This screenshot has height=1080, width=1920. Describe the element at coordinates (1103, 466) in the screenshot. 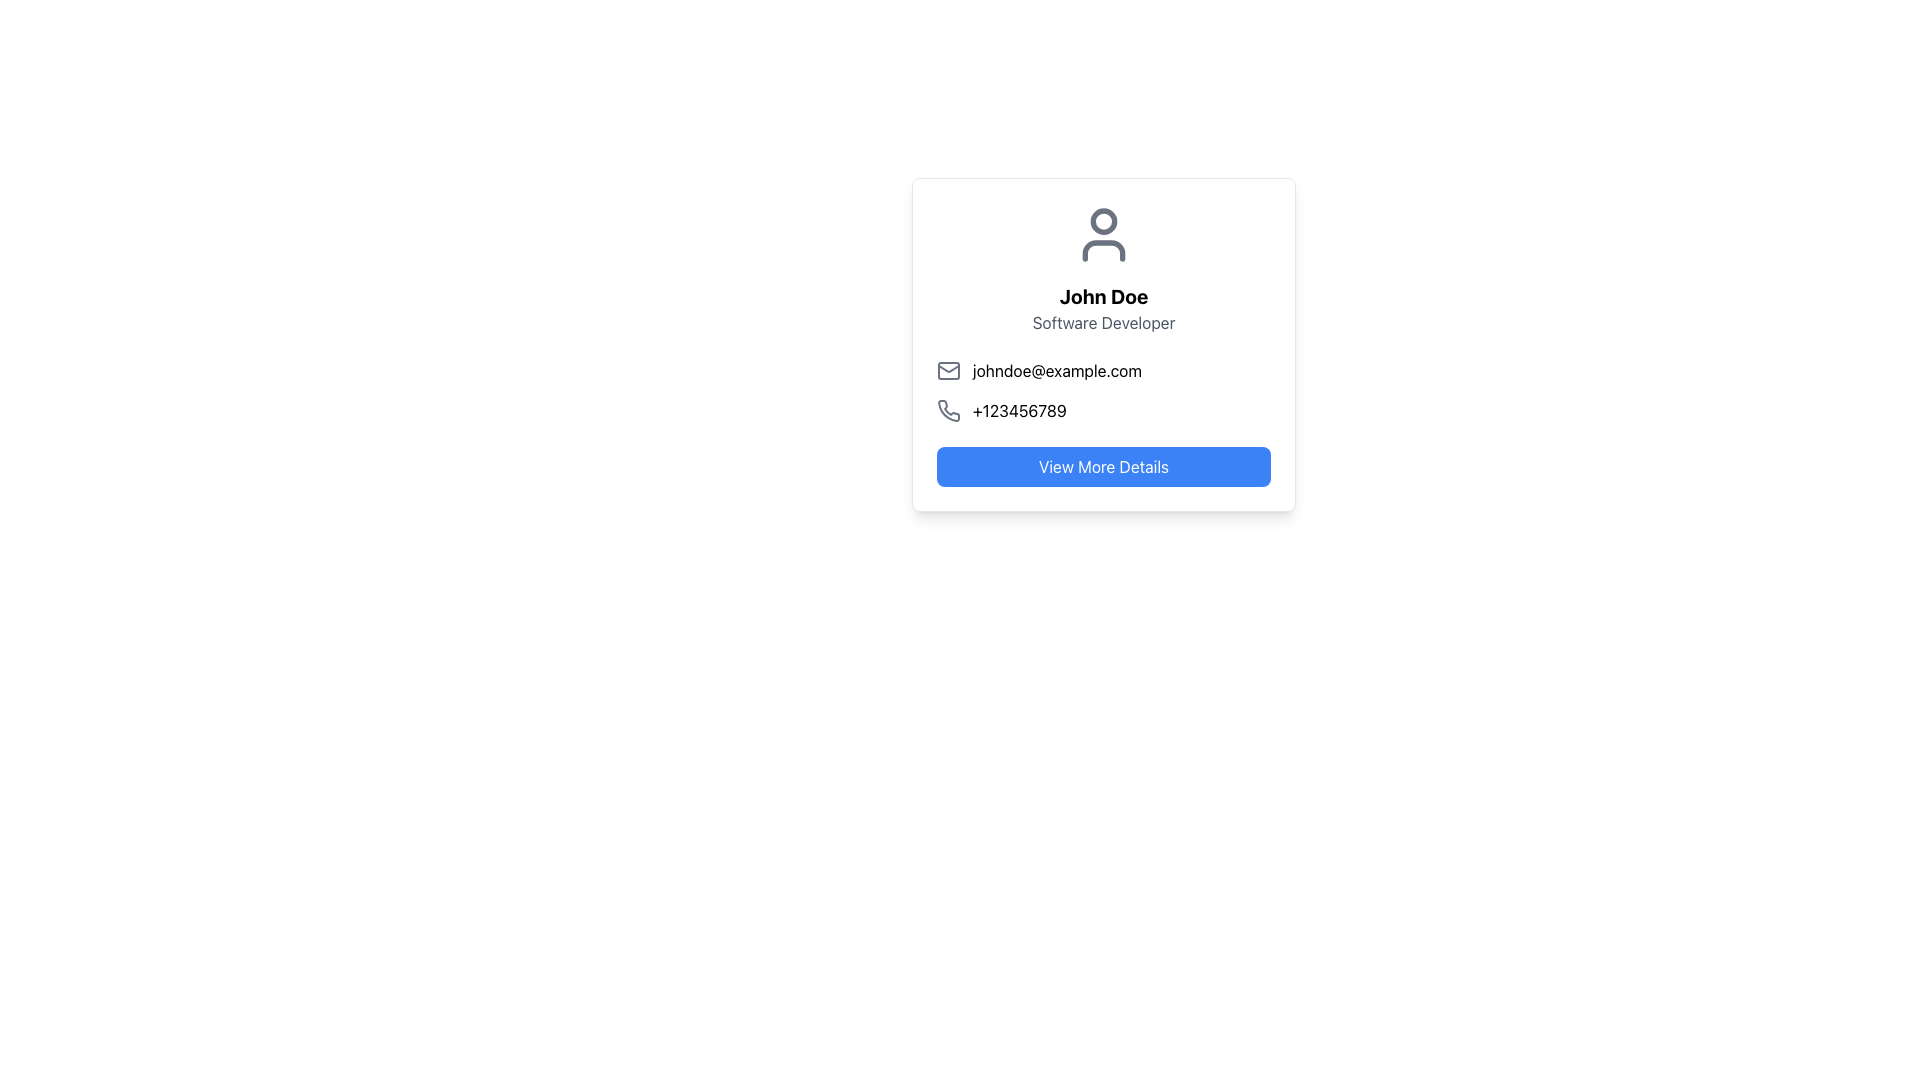

I see `the call-to-action button located at the bottom of the card displaying information about 'John Doe'` at that location.